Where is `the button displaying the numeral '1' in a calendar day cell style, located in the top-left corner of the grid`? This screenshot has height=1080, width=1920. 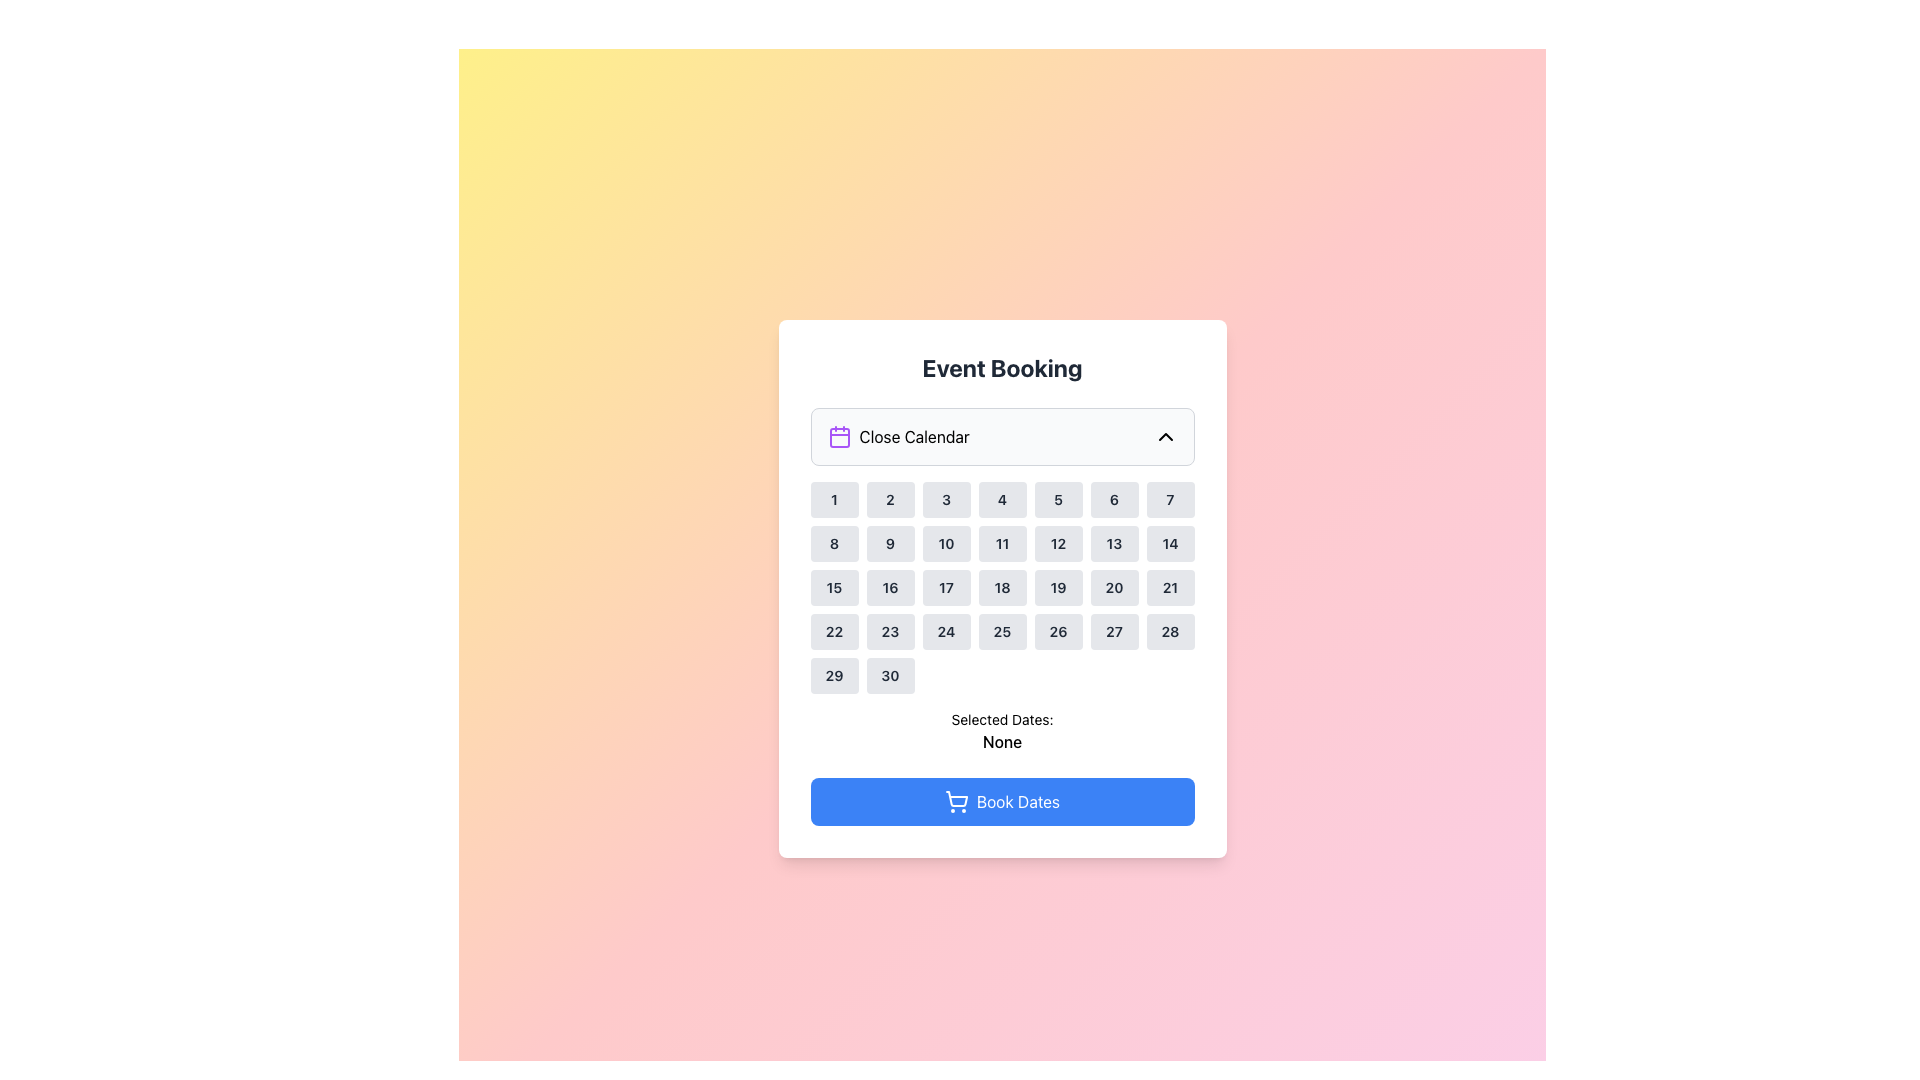 the button displaying the numeral '1' in a calendar day cell style, located in the top-left corner of the grid is located at coordinates (834, 499).